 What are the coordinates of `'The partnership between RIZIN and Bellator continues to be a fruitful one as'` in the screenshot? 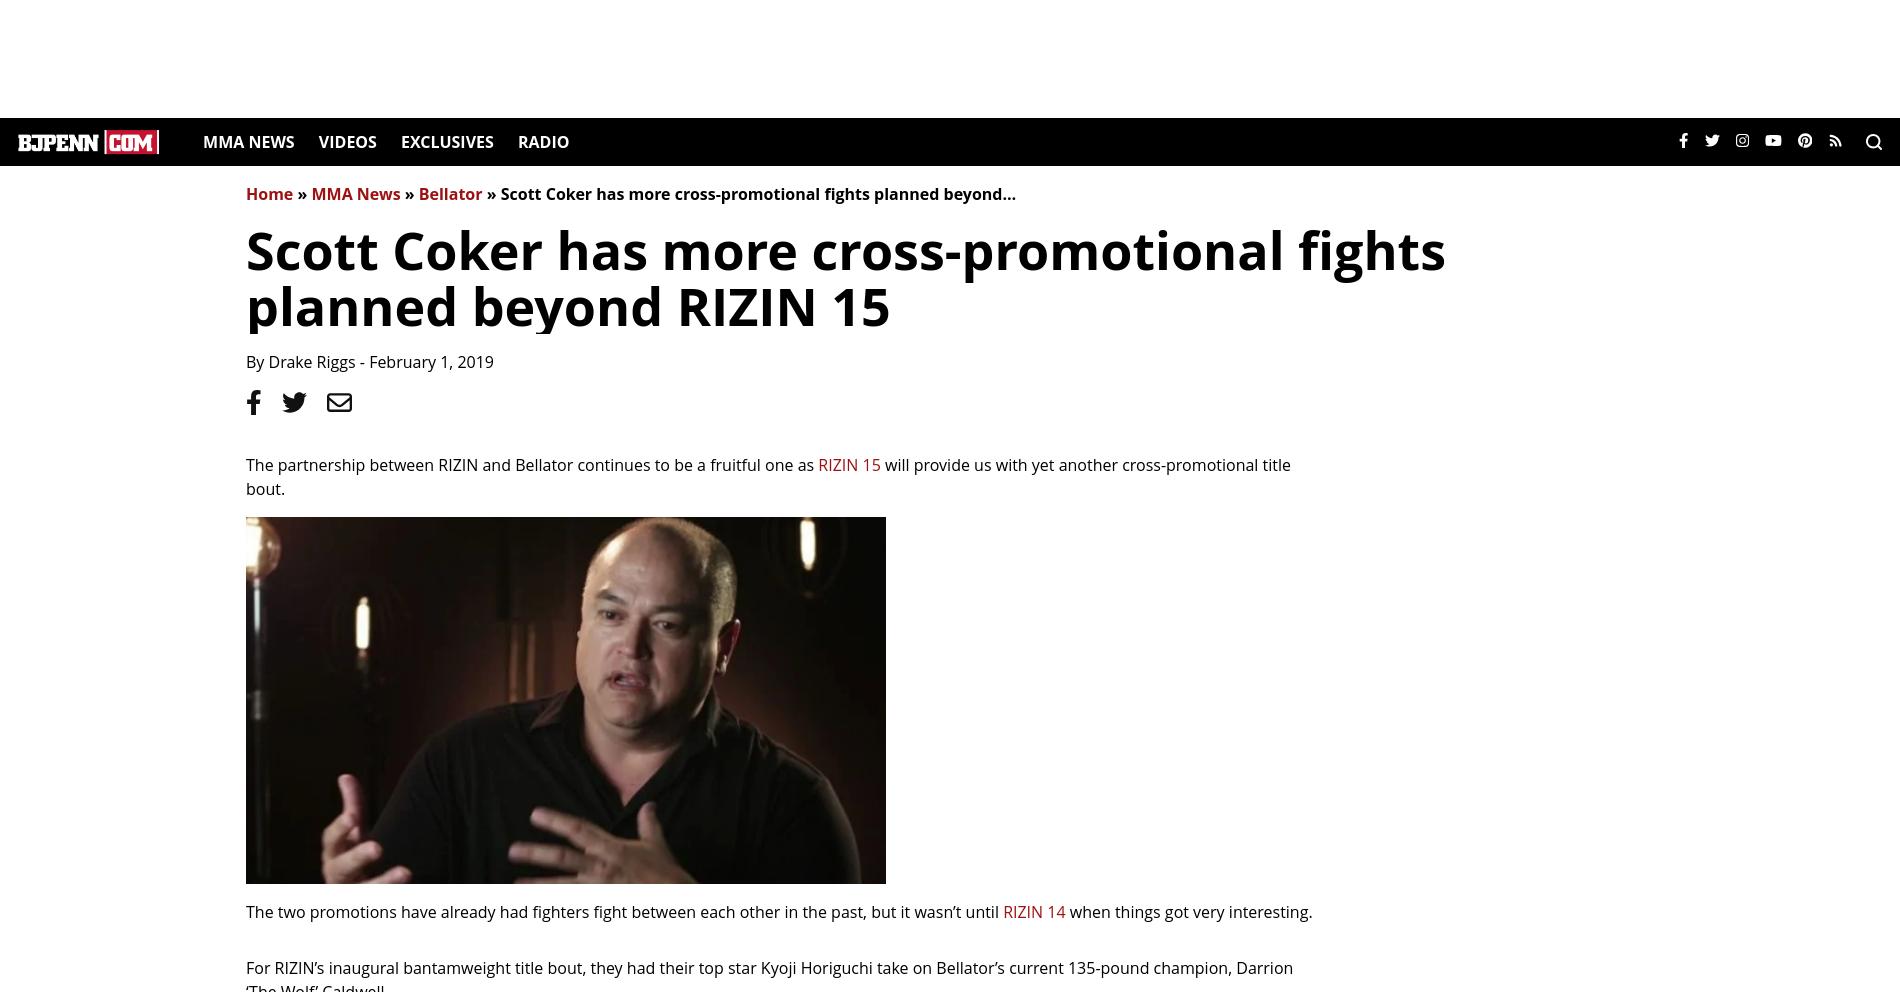 It's located at (532, 465).